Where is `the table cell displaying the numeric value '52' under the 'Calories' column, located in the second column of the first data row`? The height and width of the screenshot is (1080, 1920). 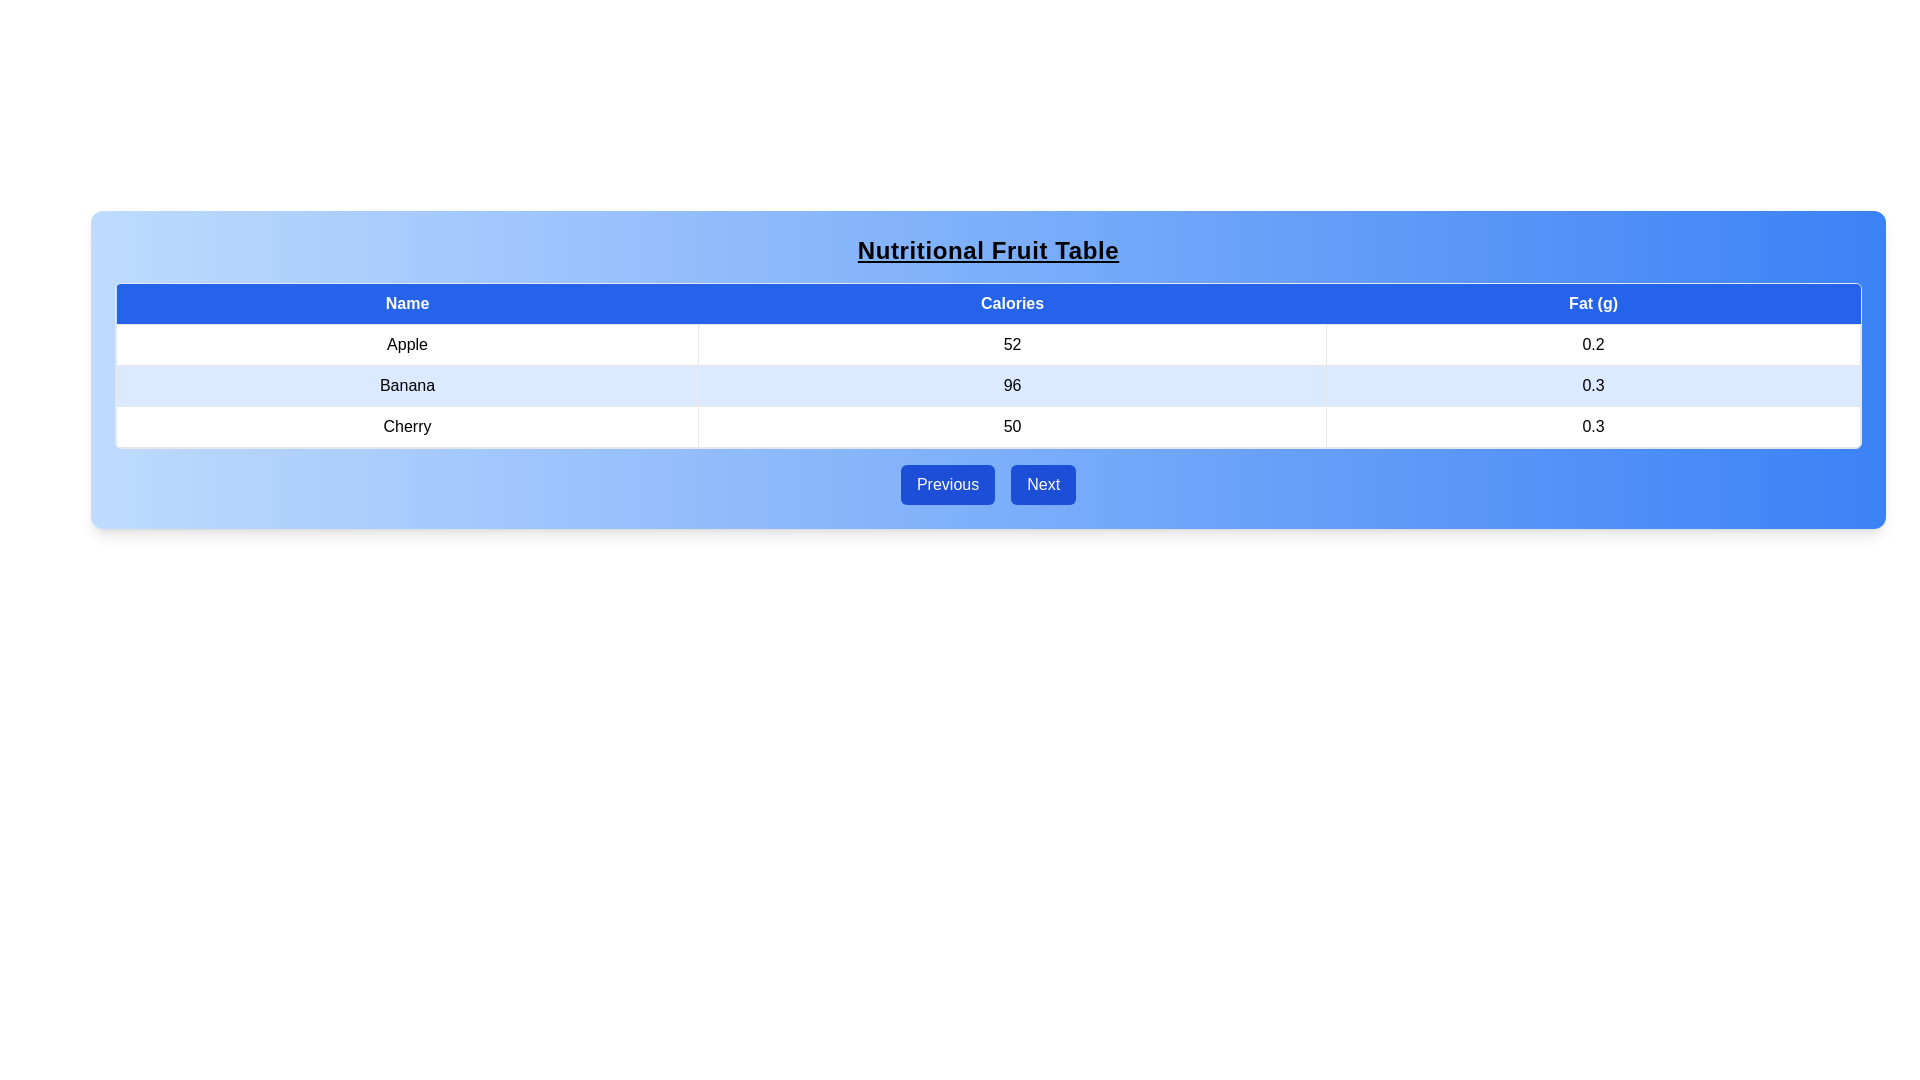 the table cell displaying the numeric value '52' under the 'Calories' column, located in the second column of the first data row is located at coordinates (988, 343).